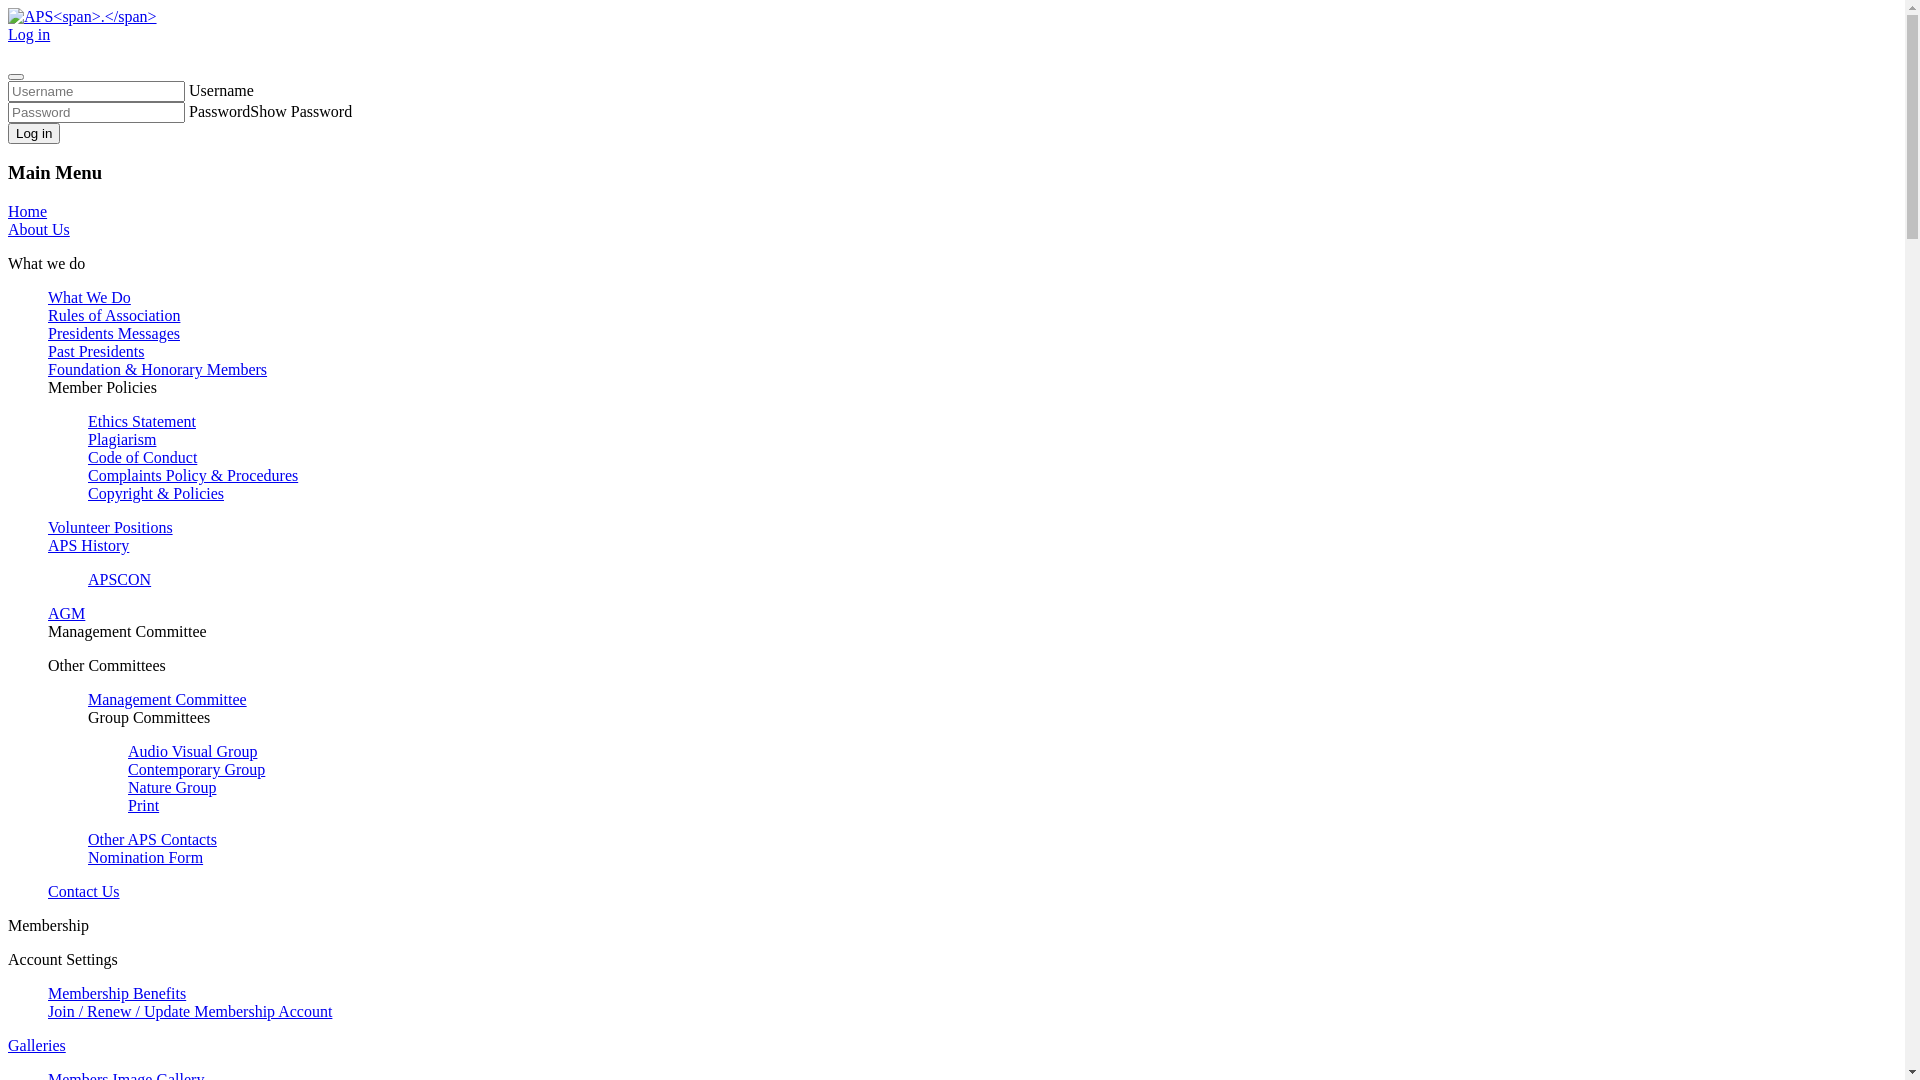  Describe the element at coordinates (48, 925) in the screenshot. I see `'Membership'` at that location.